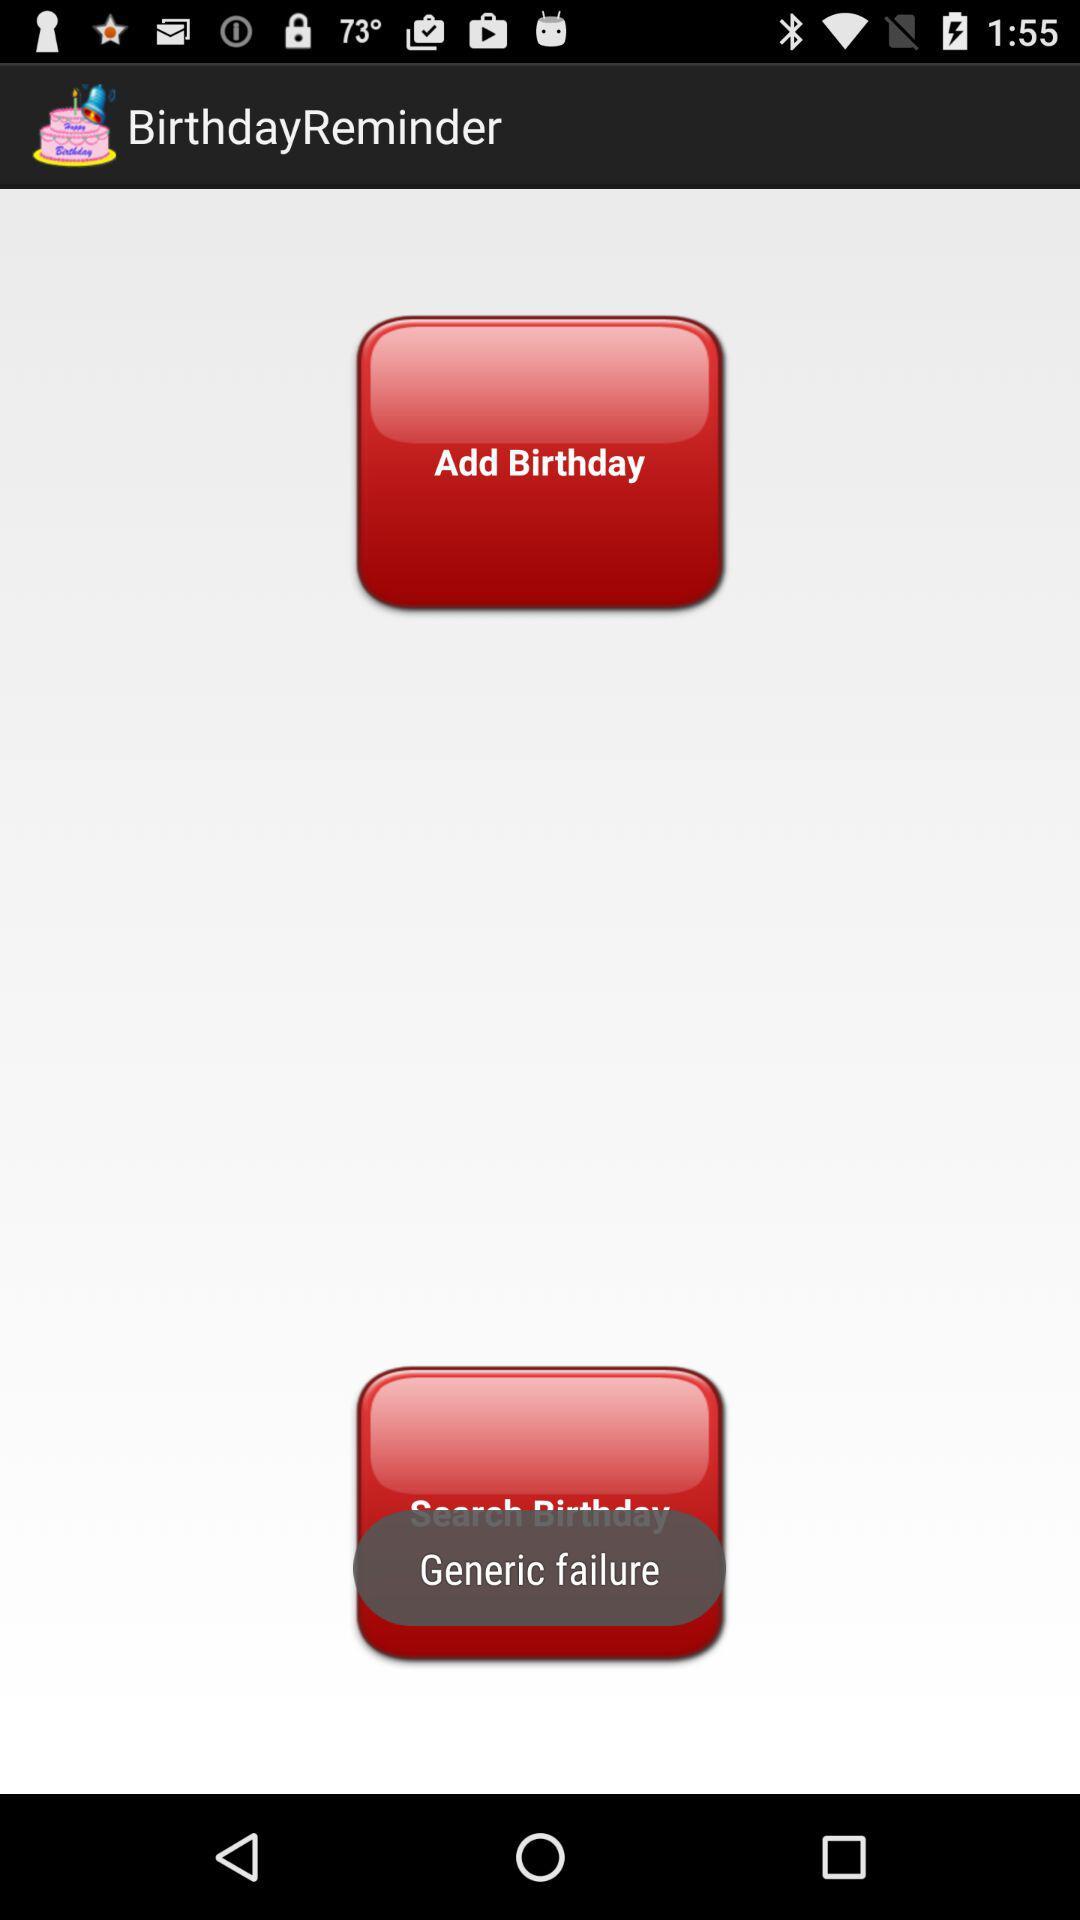  I want to click on icon at the bottom, so click(538, 1512).